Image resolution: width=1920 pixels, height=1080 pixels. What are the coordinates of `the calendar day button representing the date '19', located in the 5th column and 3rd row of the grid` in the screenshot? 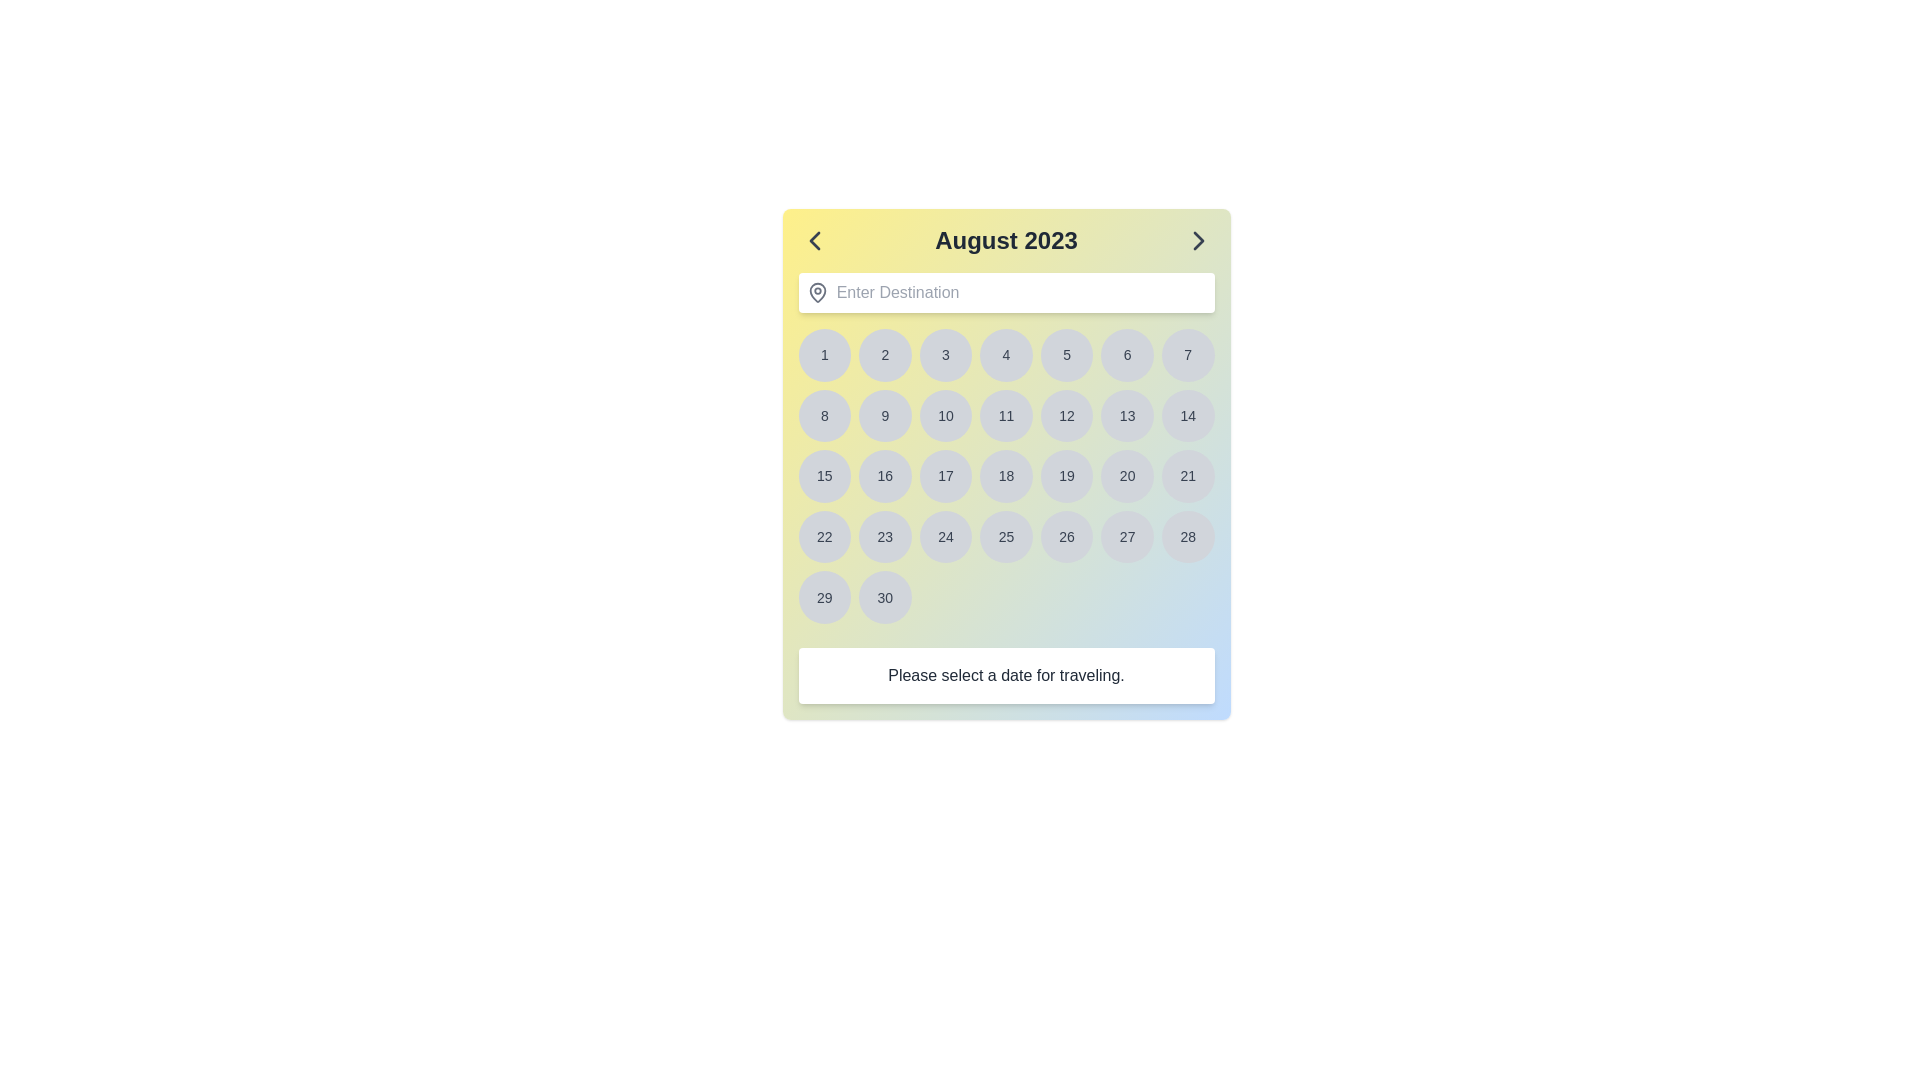 It's located at (1066, 476).